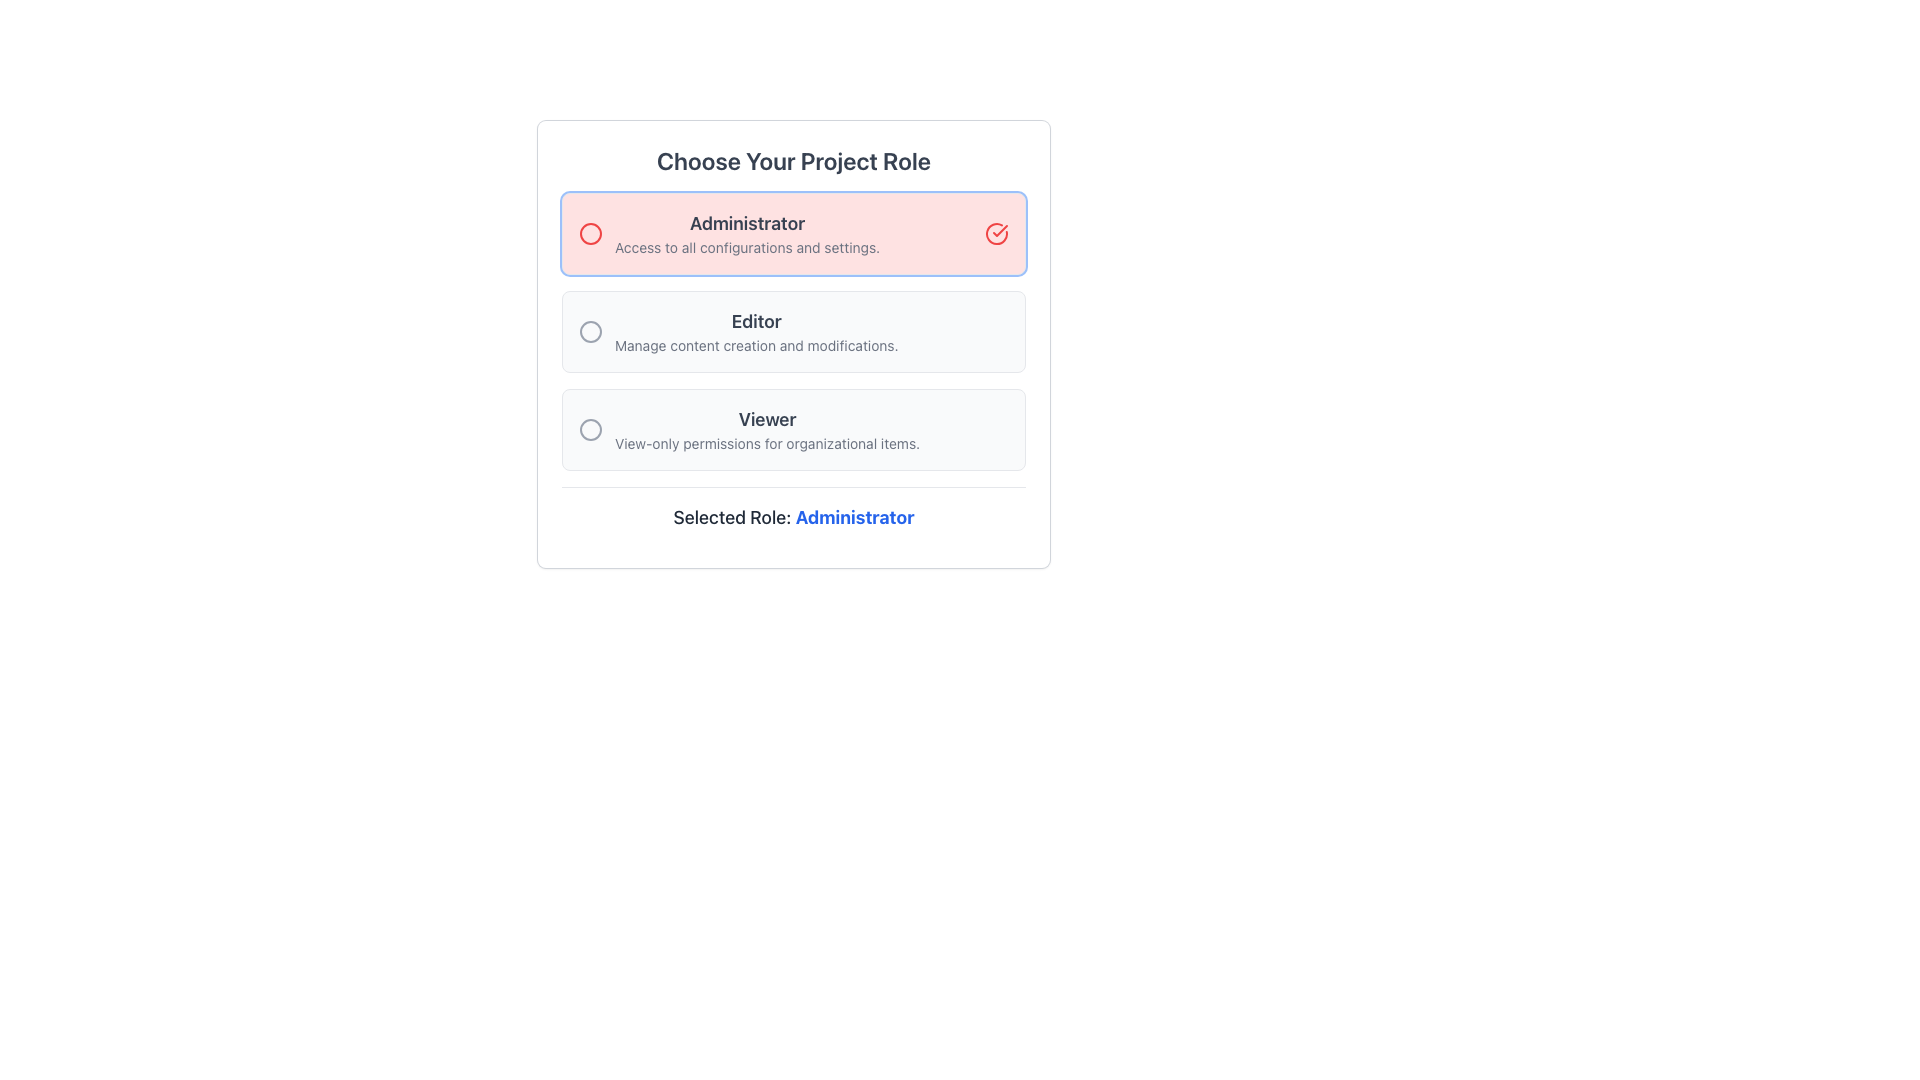  Describe the element at coordinates (589, 428) in the screenshot. I see `the SVG Circle icon that represents a state or selectable option, located near the text 'Viewer: View-only permissions for organizational items'` at that location.